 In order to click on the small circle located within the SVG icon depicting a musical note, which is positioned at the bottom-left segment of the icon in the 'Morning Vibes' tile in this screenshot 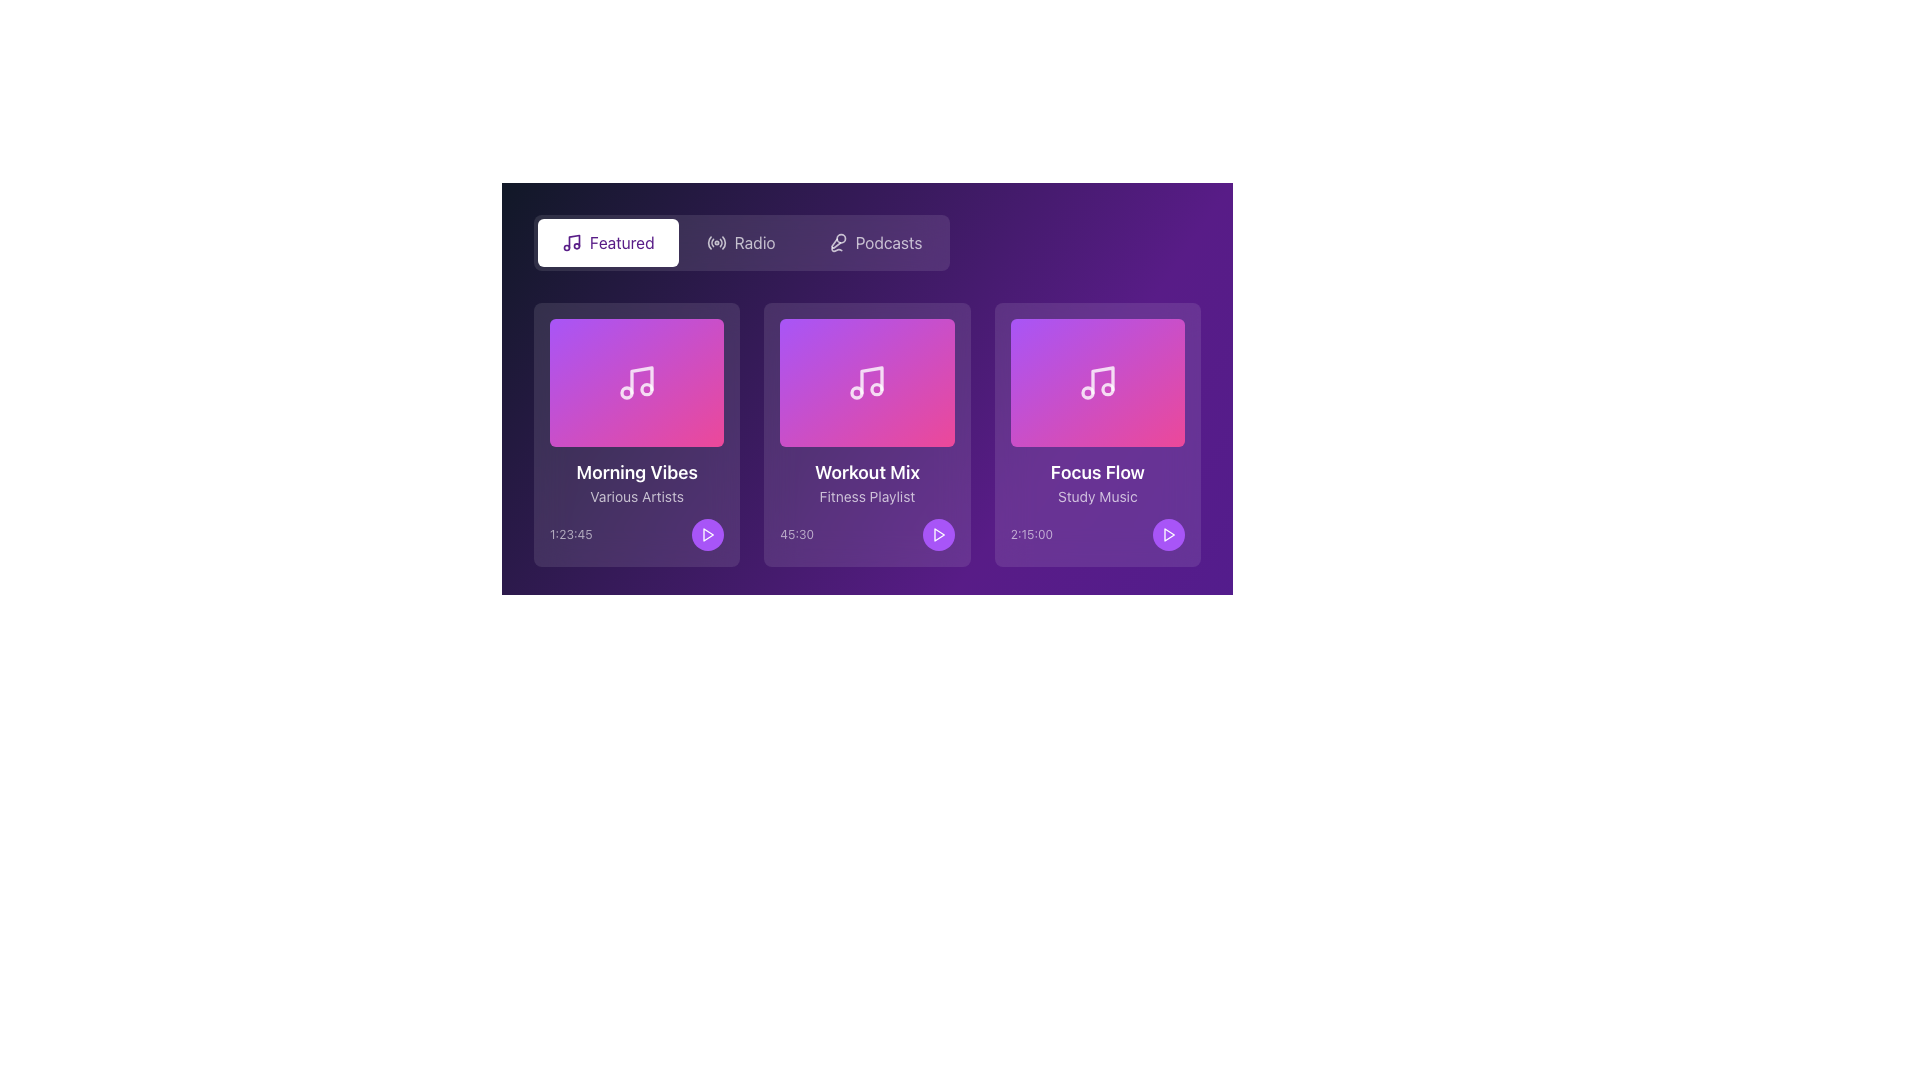, I will do `click(626, 393)`.